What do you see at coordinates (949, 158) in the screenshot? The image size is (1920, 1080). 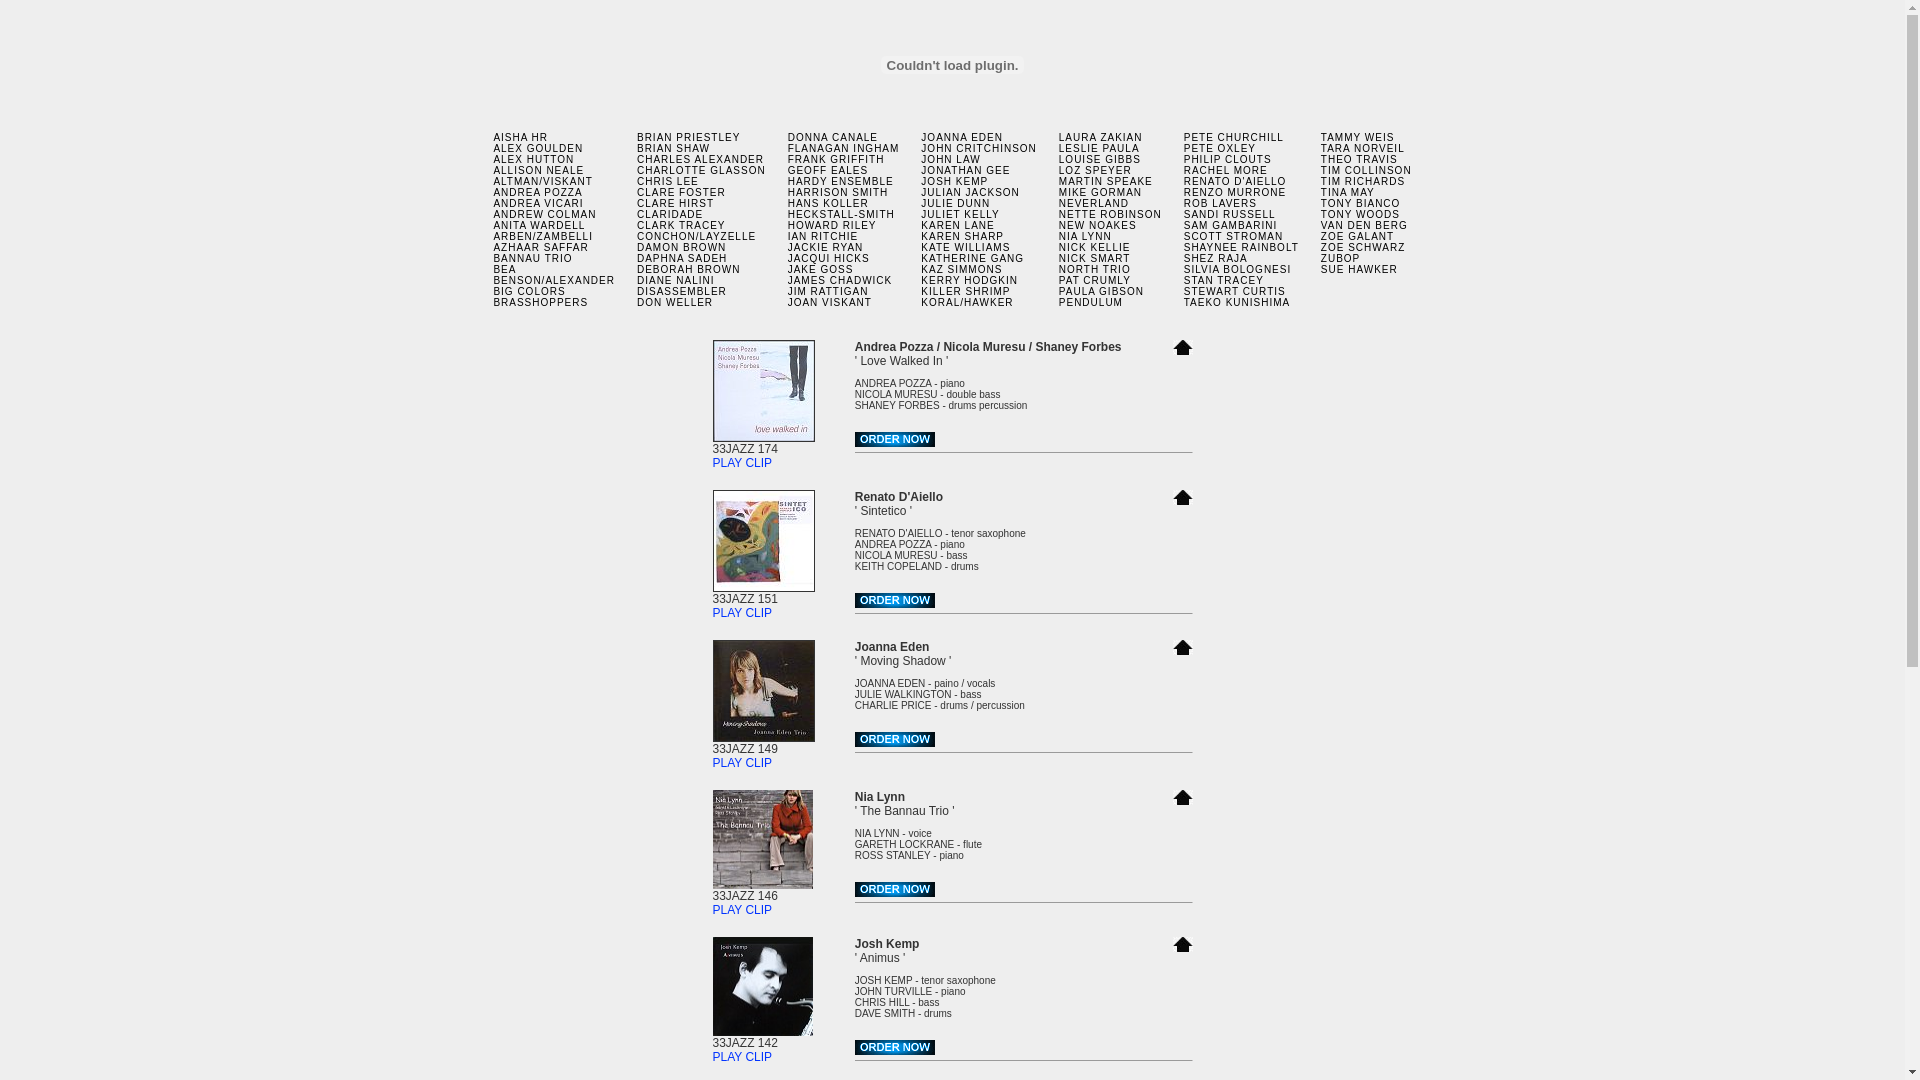 I see `'JOHN LAW'` at bounding box center [949, 158].